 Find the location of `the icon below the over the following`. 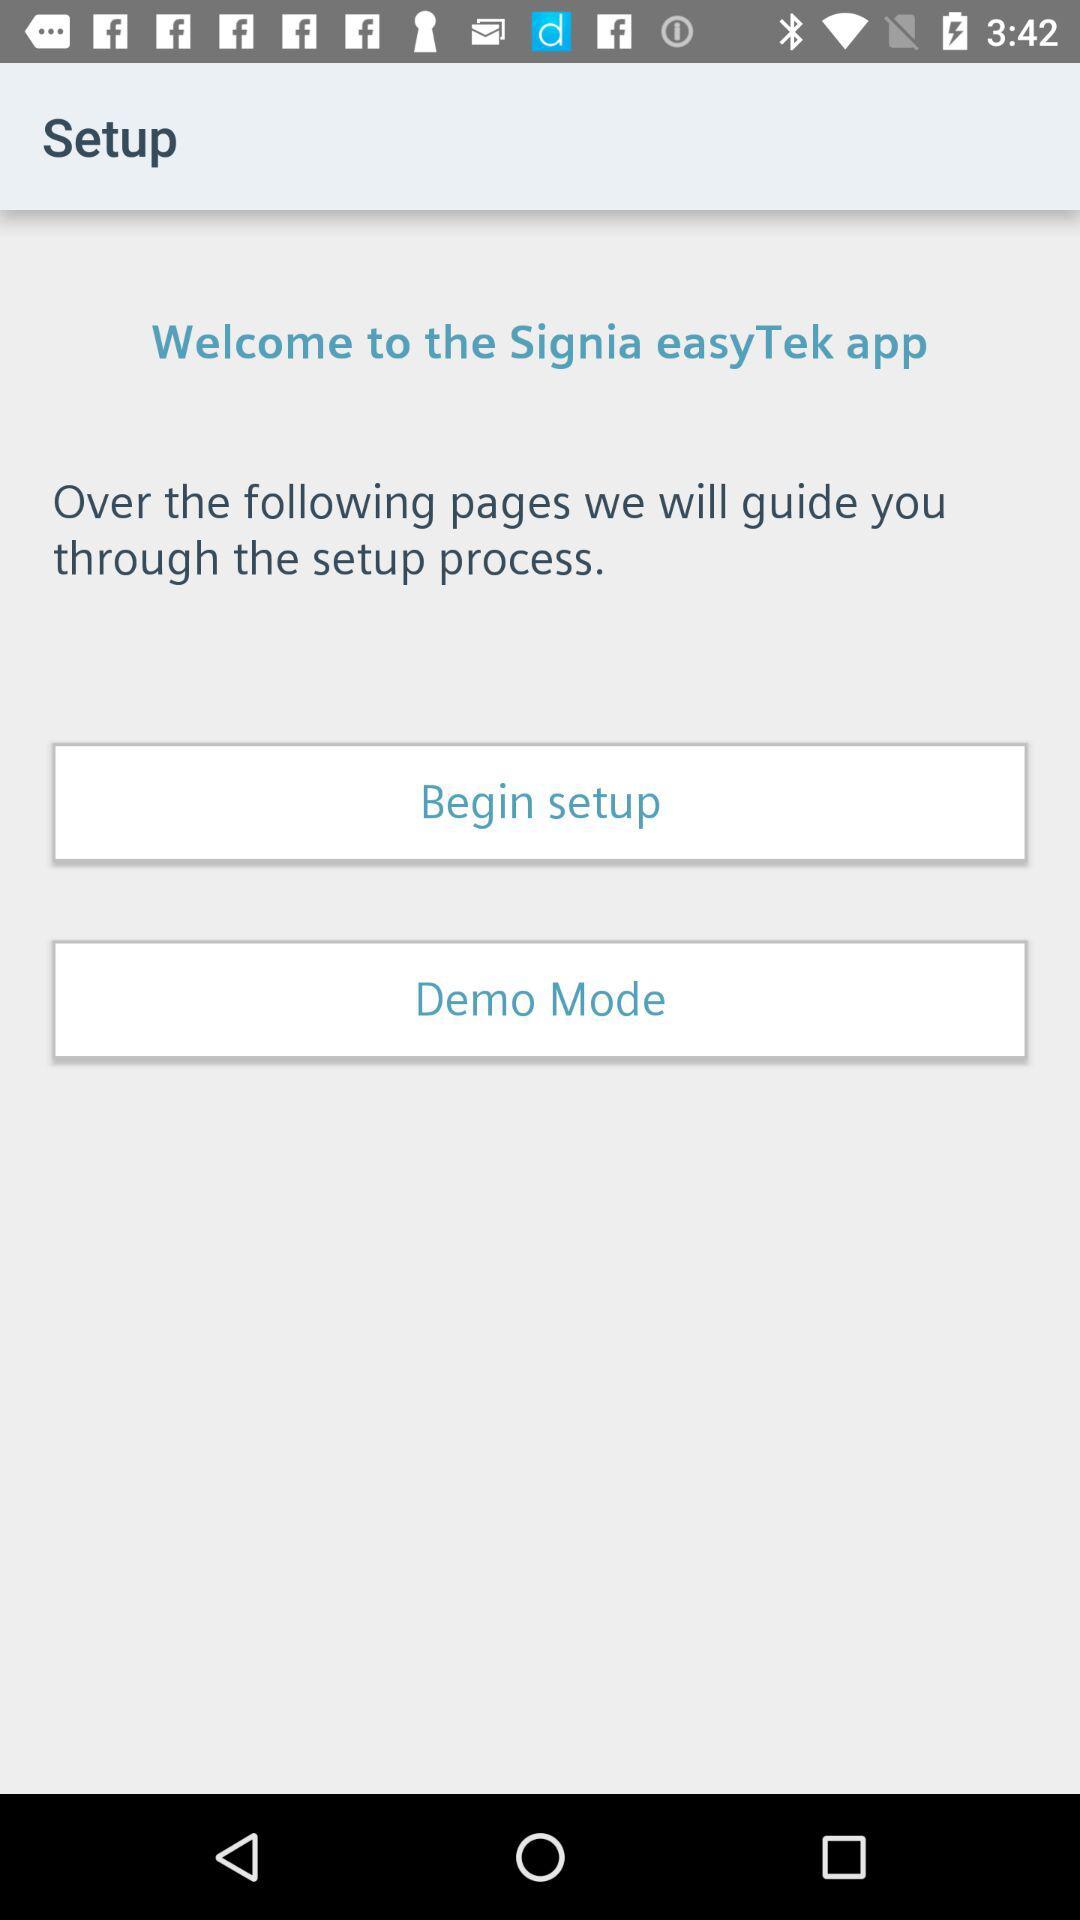

the icon below the over the following is located at coordinates (540, 802).